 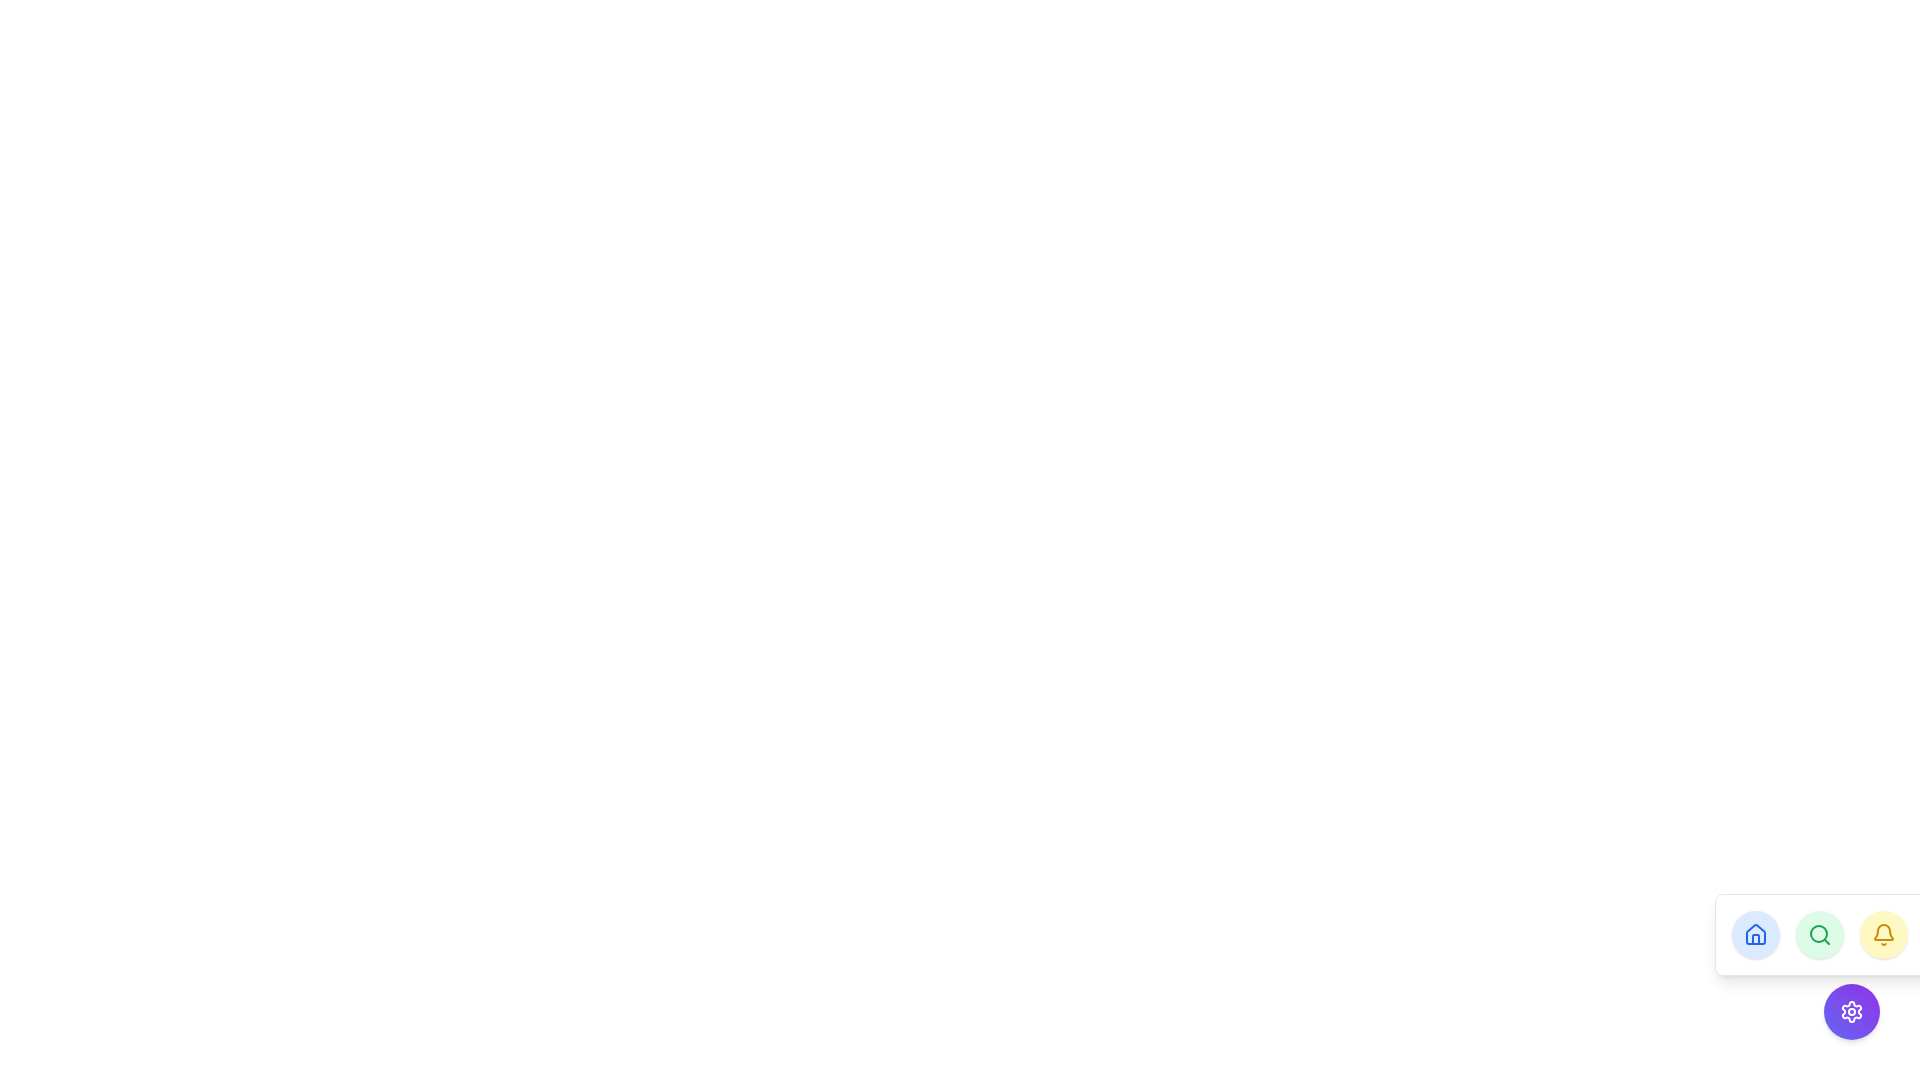 I want to click on the Settings Icon, which is a gear icon styled as an outline, located at the bottom-right corner of the interface, so click(x=1851, y=1011).